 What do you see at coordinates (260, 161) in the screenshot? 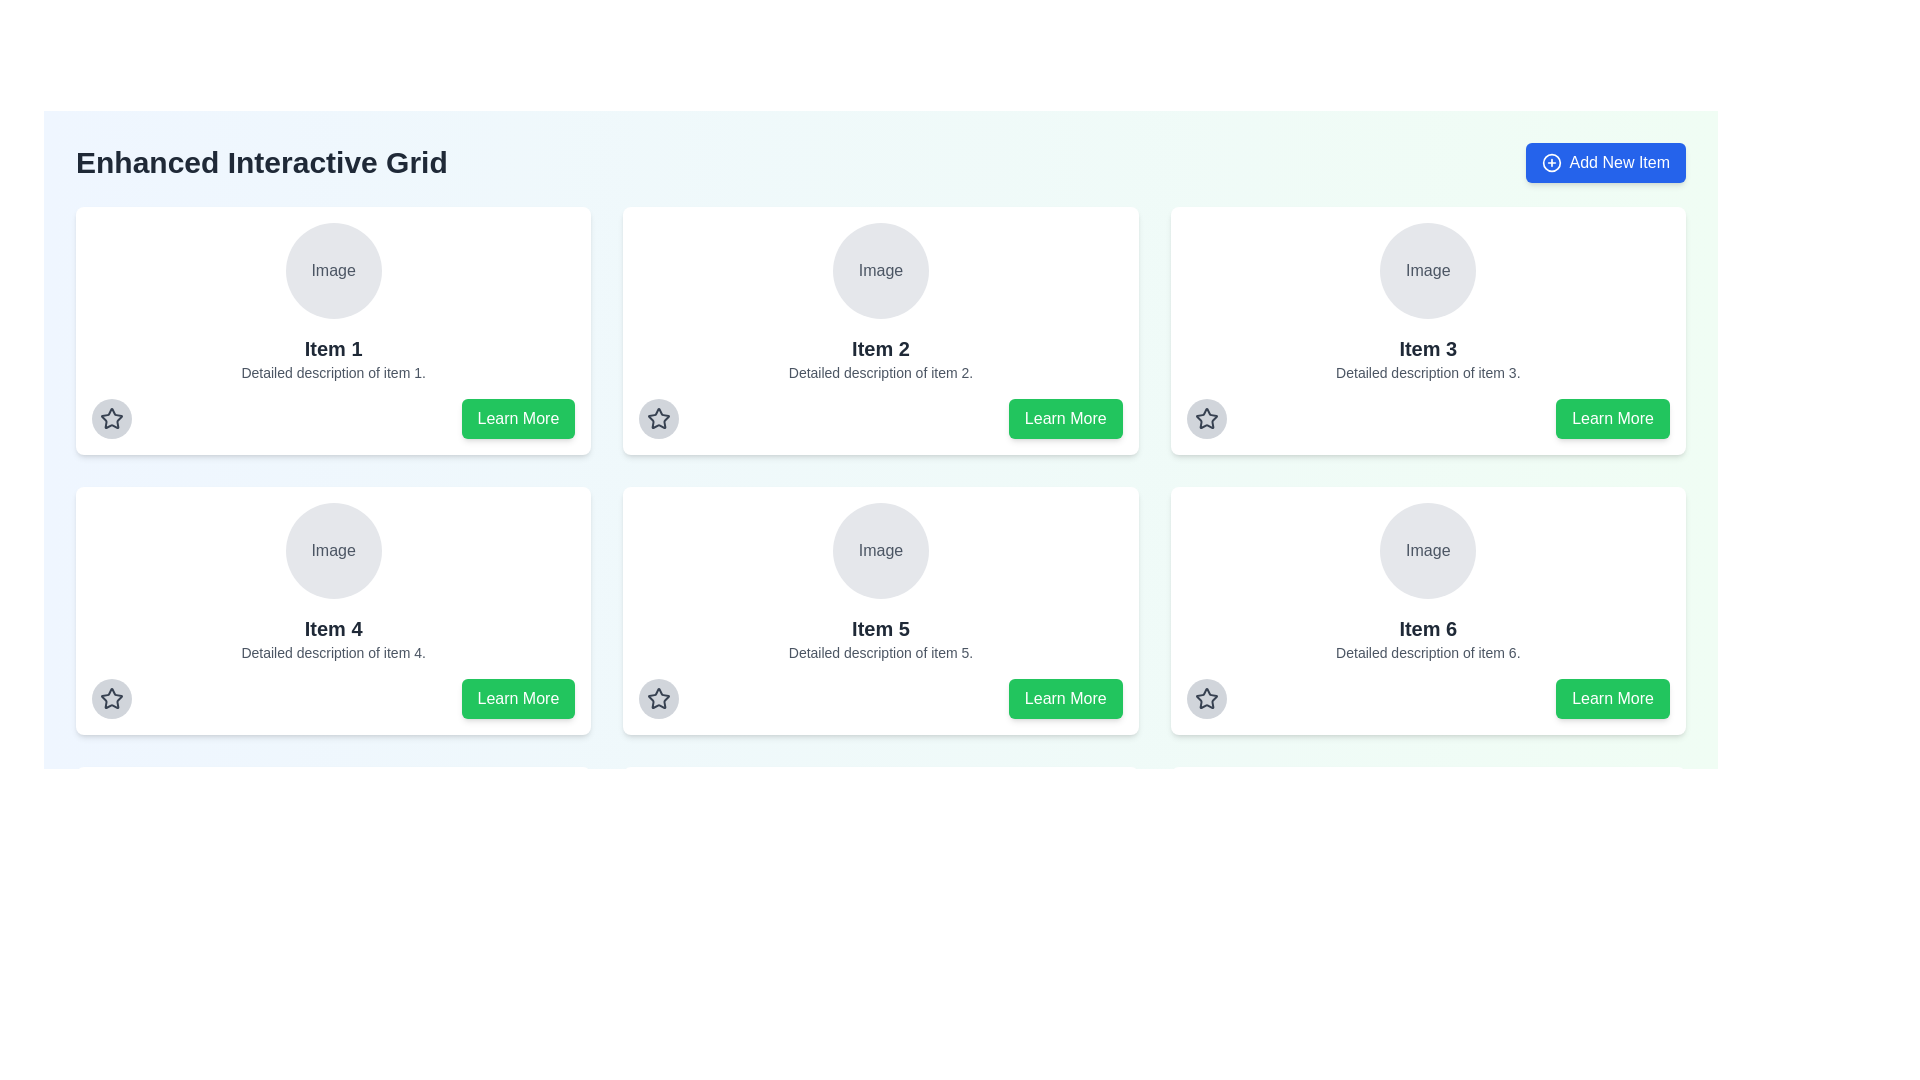
I see `the text label that reads 'Enhanced Interactive Grid', which is styled in bold and large dark gray font, located prominently at the top-left corner of the layout` at bounding box center [260, 161].